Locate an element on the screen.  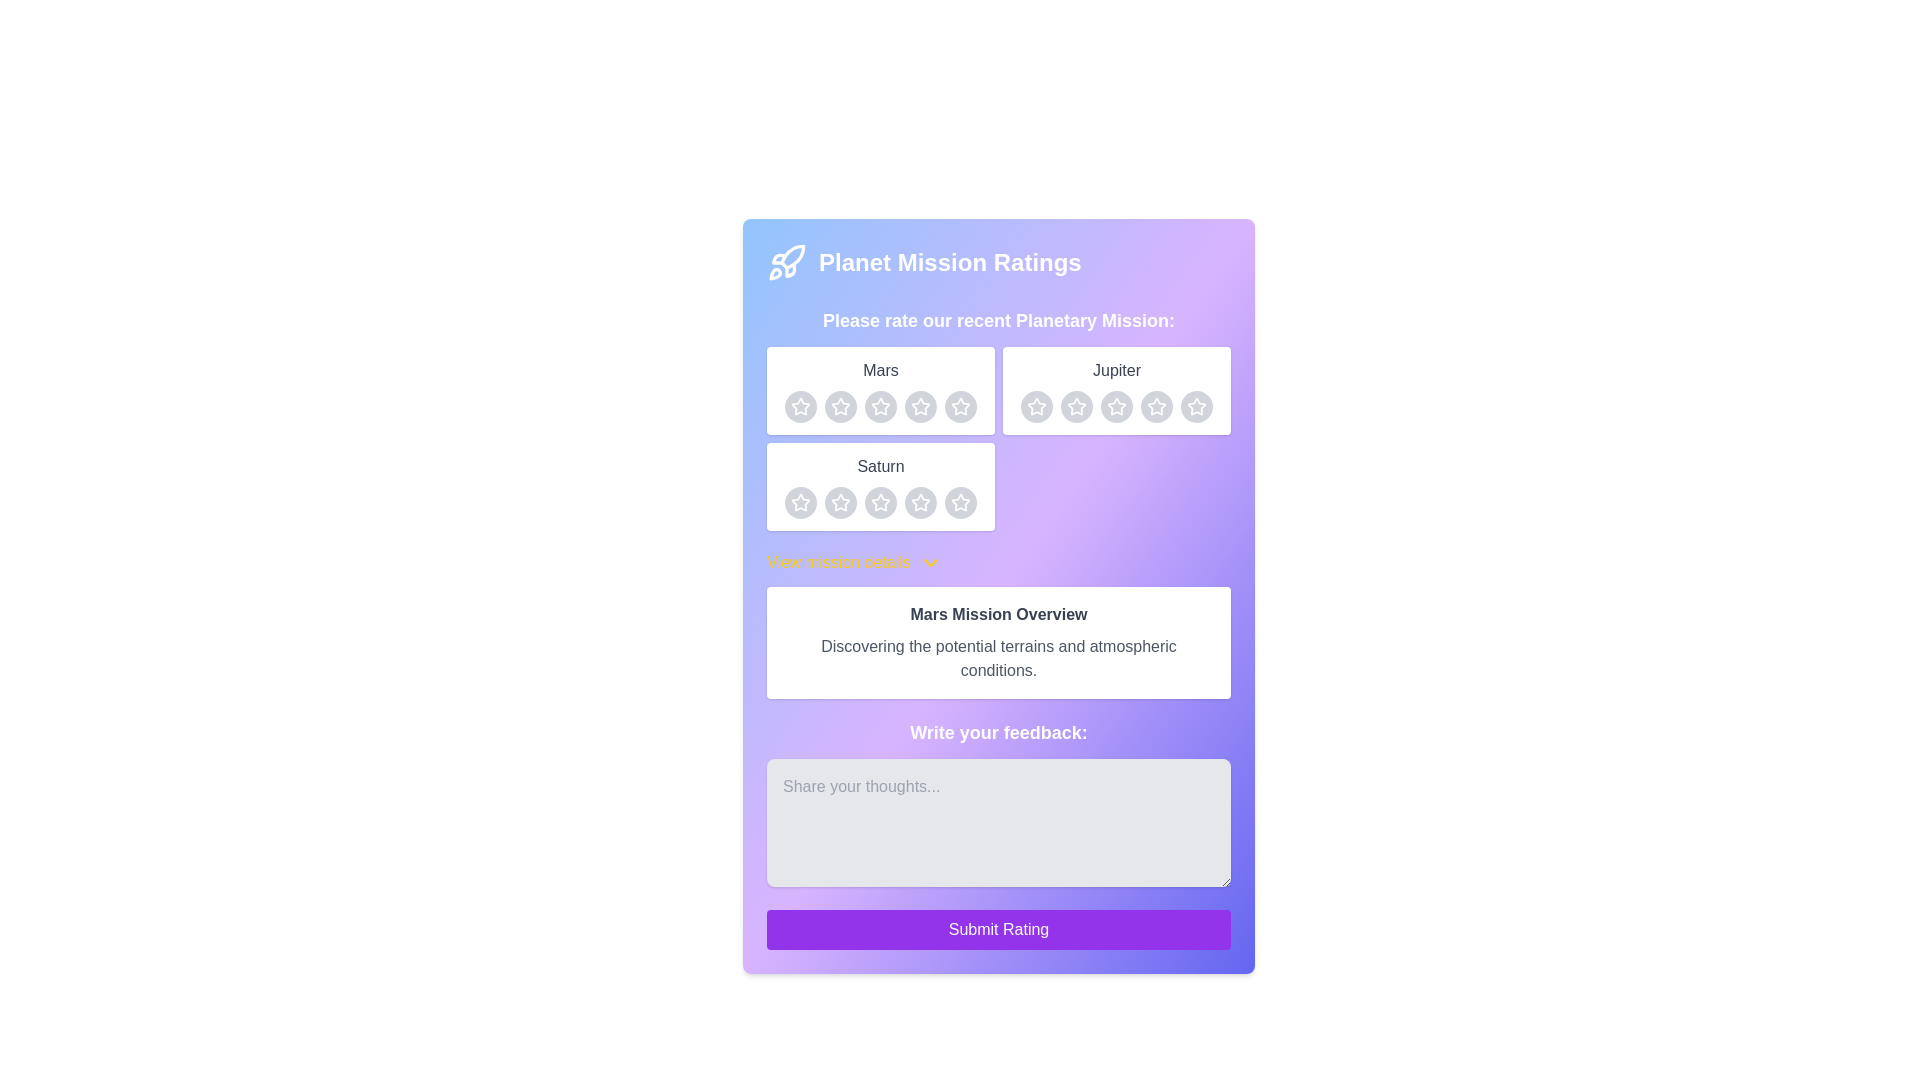
the second star icon in the Jupiter rating system is located at coordinates (1116, 406).